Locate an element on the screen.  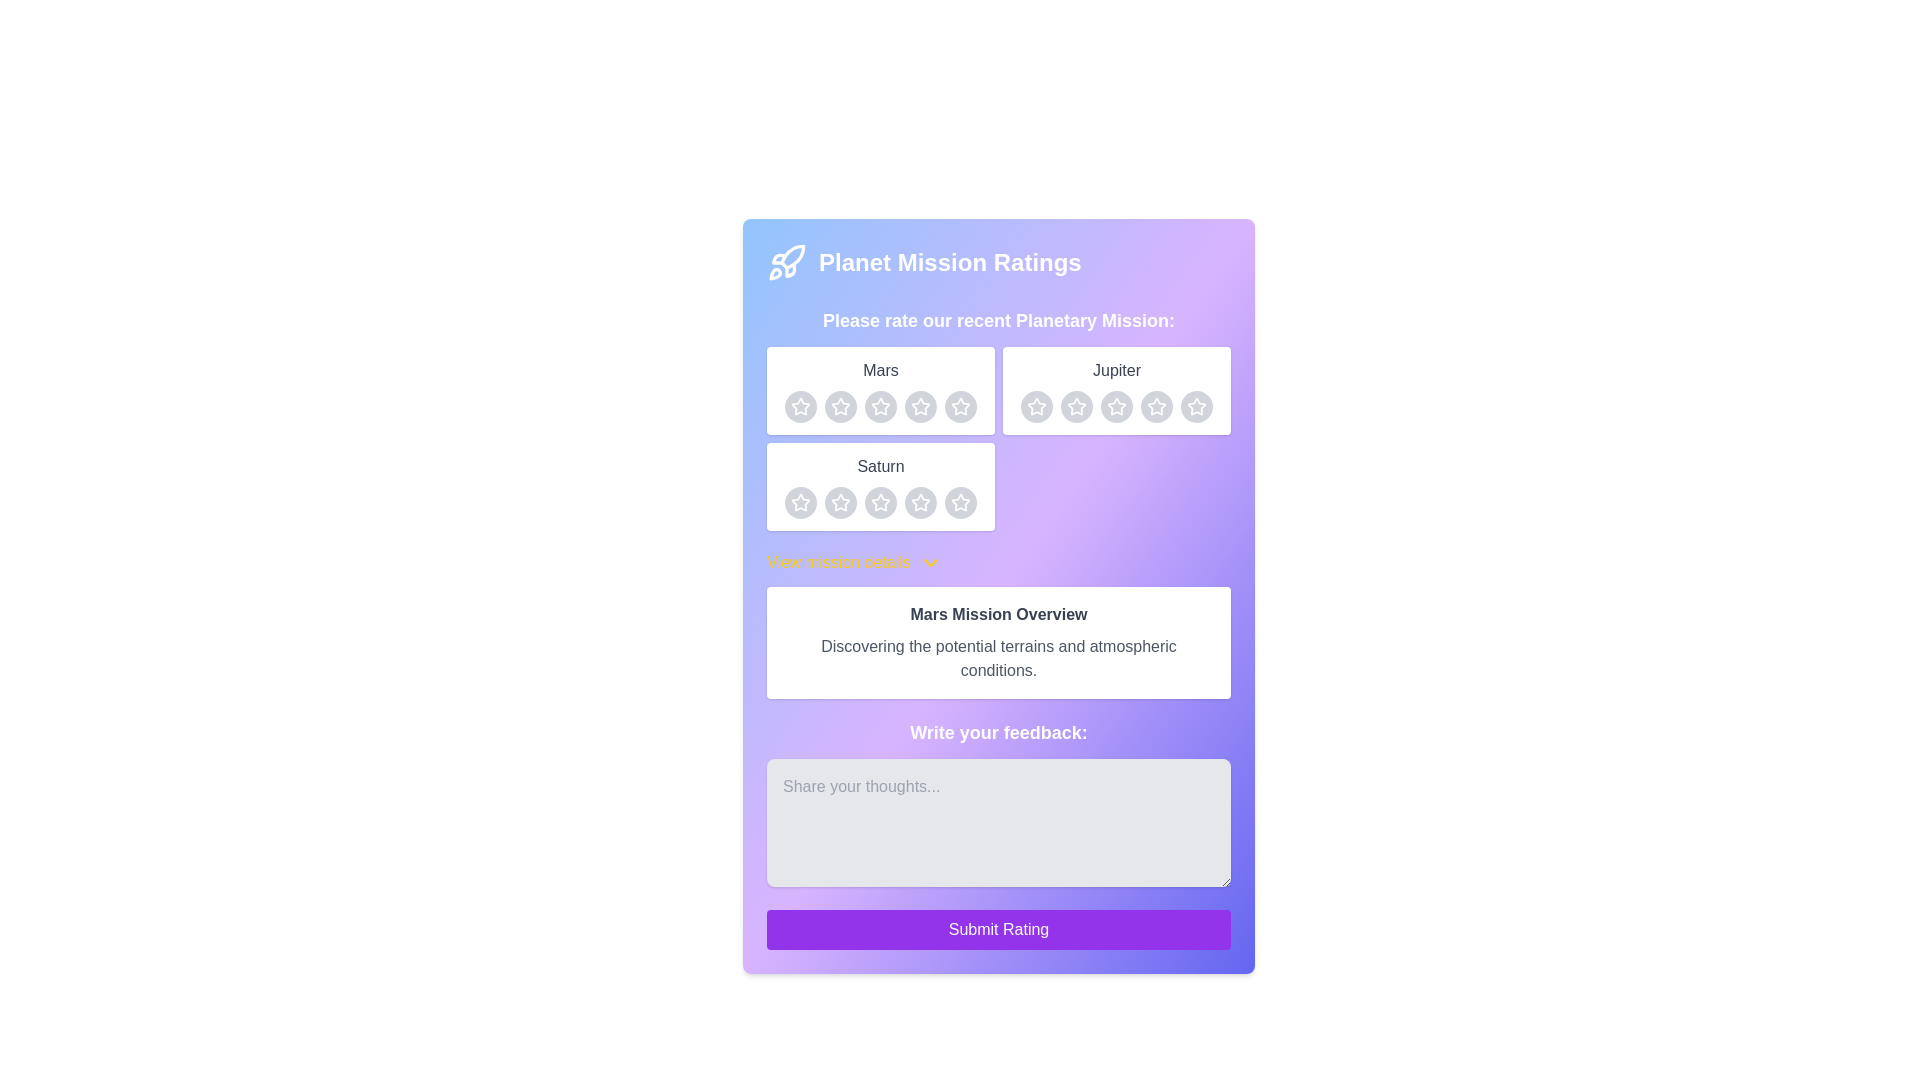
the second star icon in the Jupiter rating system is located at coordinates (1116, 406).